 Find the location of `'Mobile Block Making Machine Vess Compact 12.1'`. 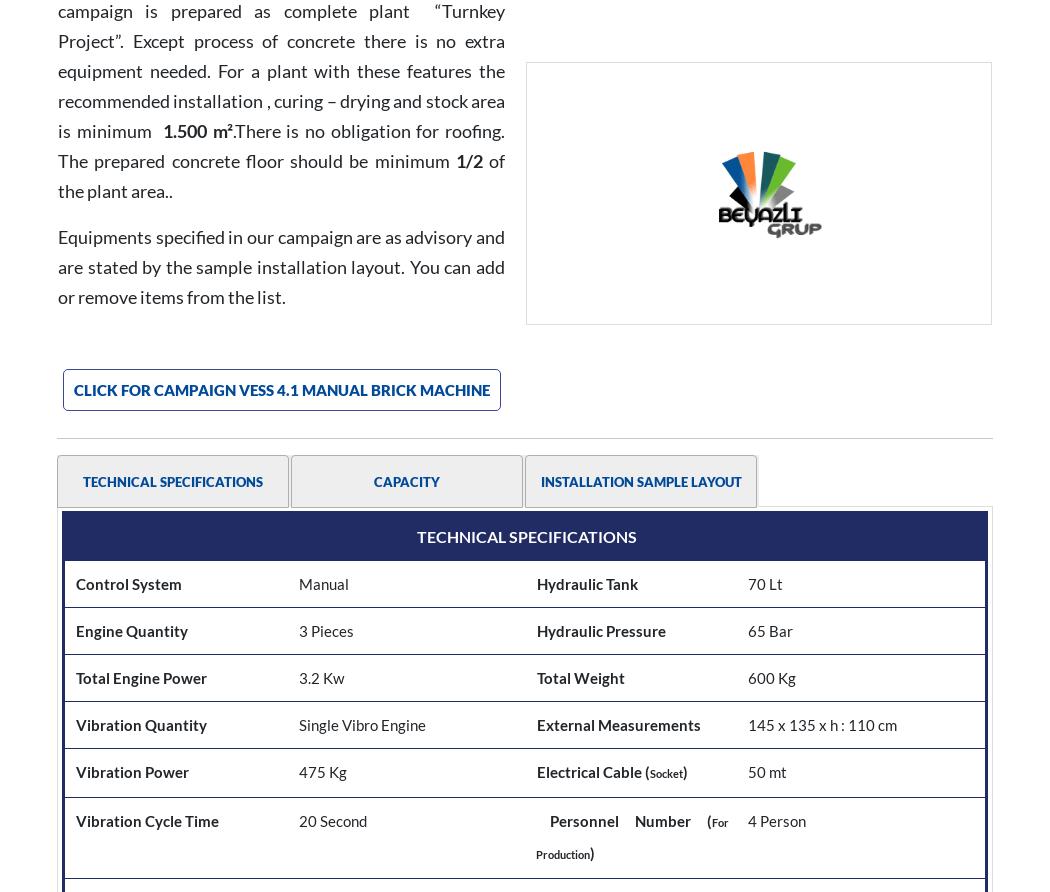

'Mobile Block Making Machine Vess Compact 12.1' is located at coordinates (636, 763).